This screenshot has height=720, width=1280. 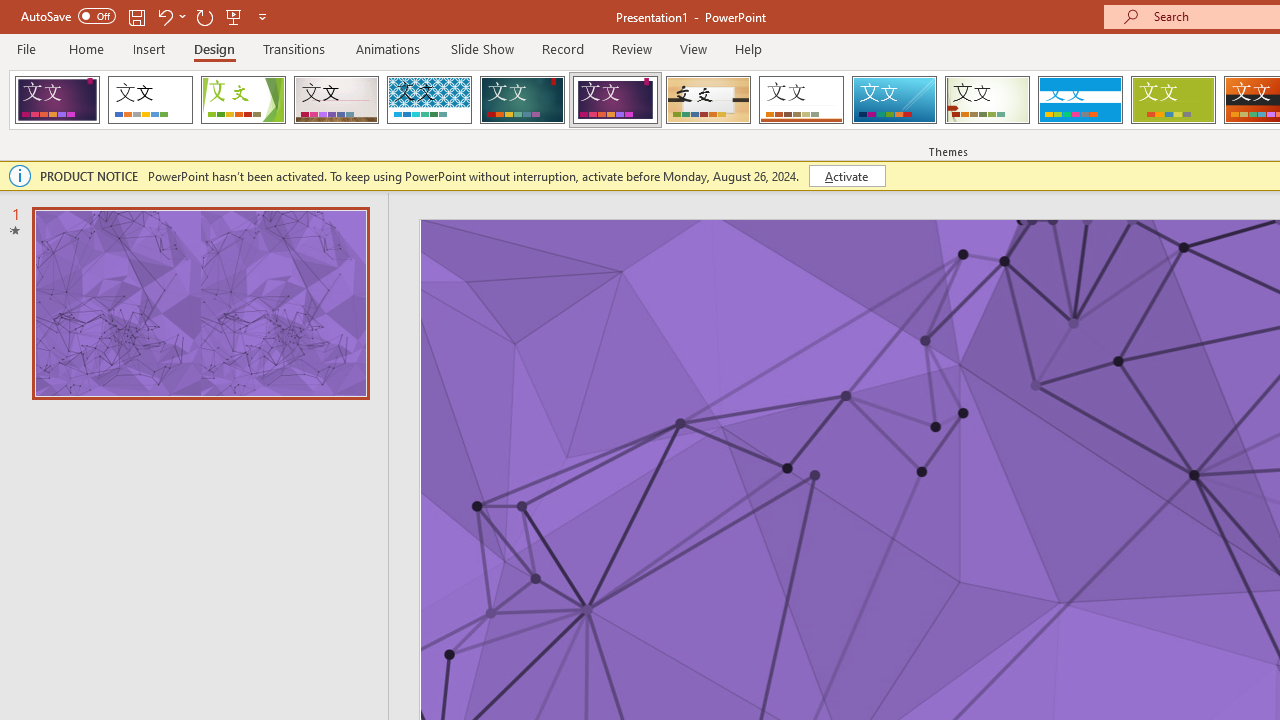 What do you see at coordinates (708, 100) in the screenshot?
I see `'Organic'` at bounding box center [708, 100].